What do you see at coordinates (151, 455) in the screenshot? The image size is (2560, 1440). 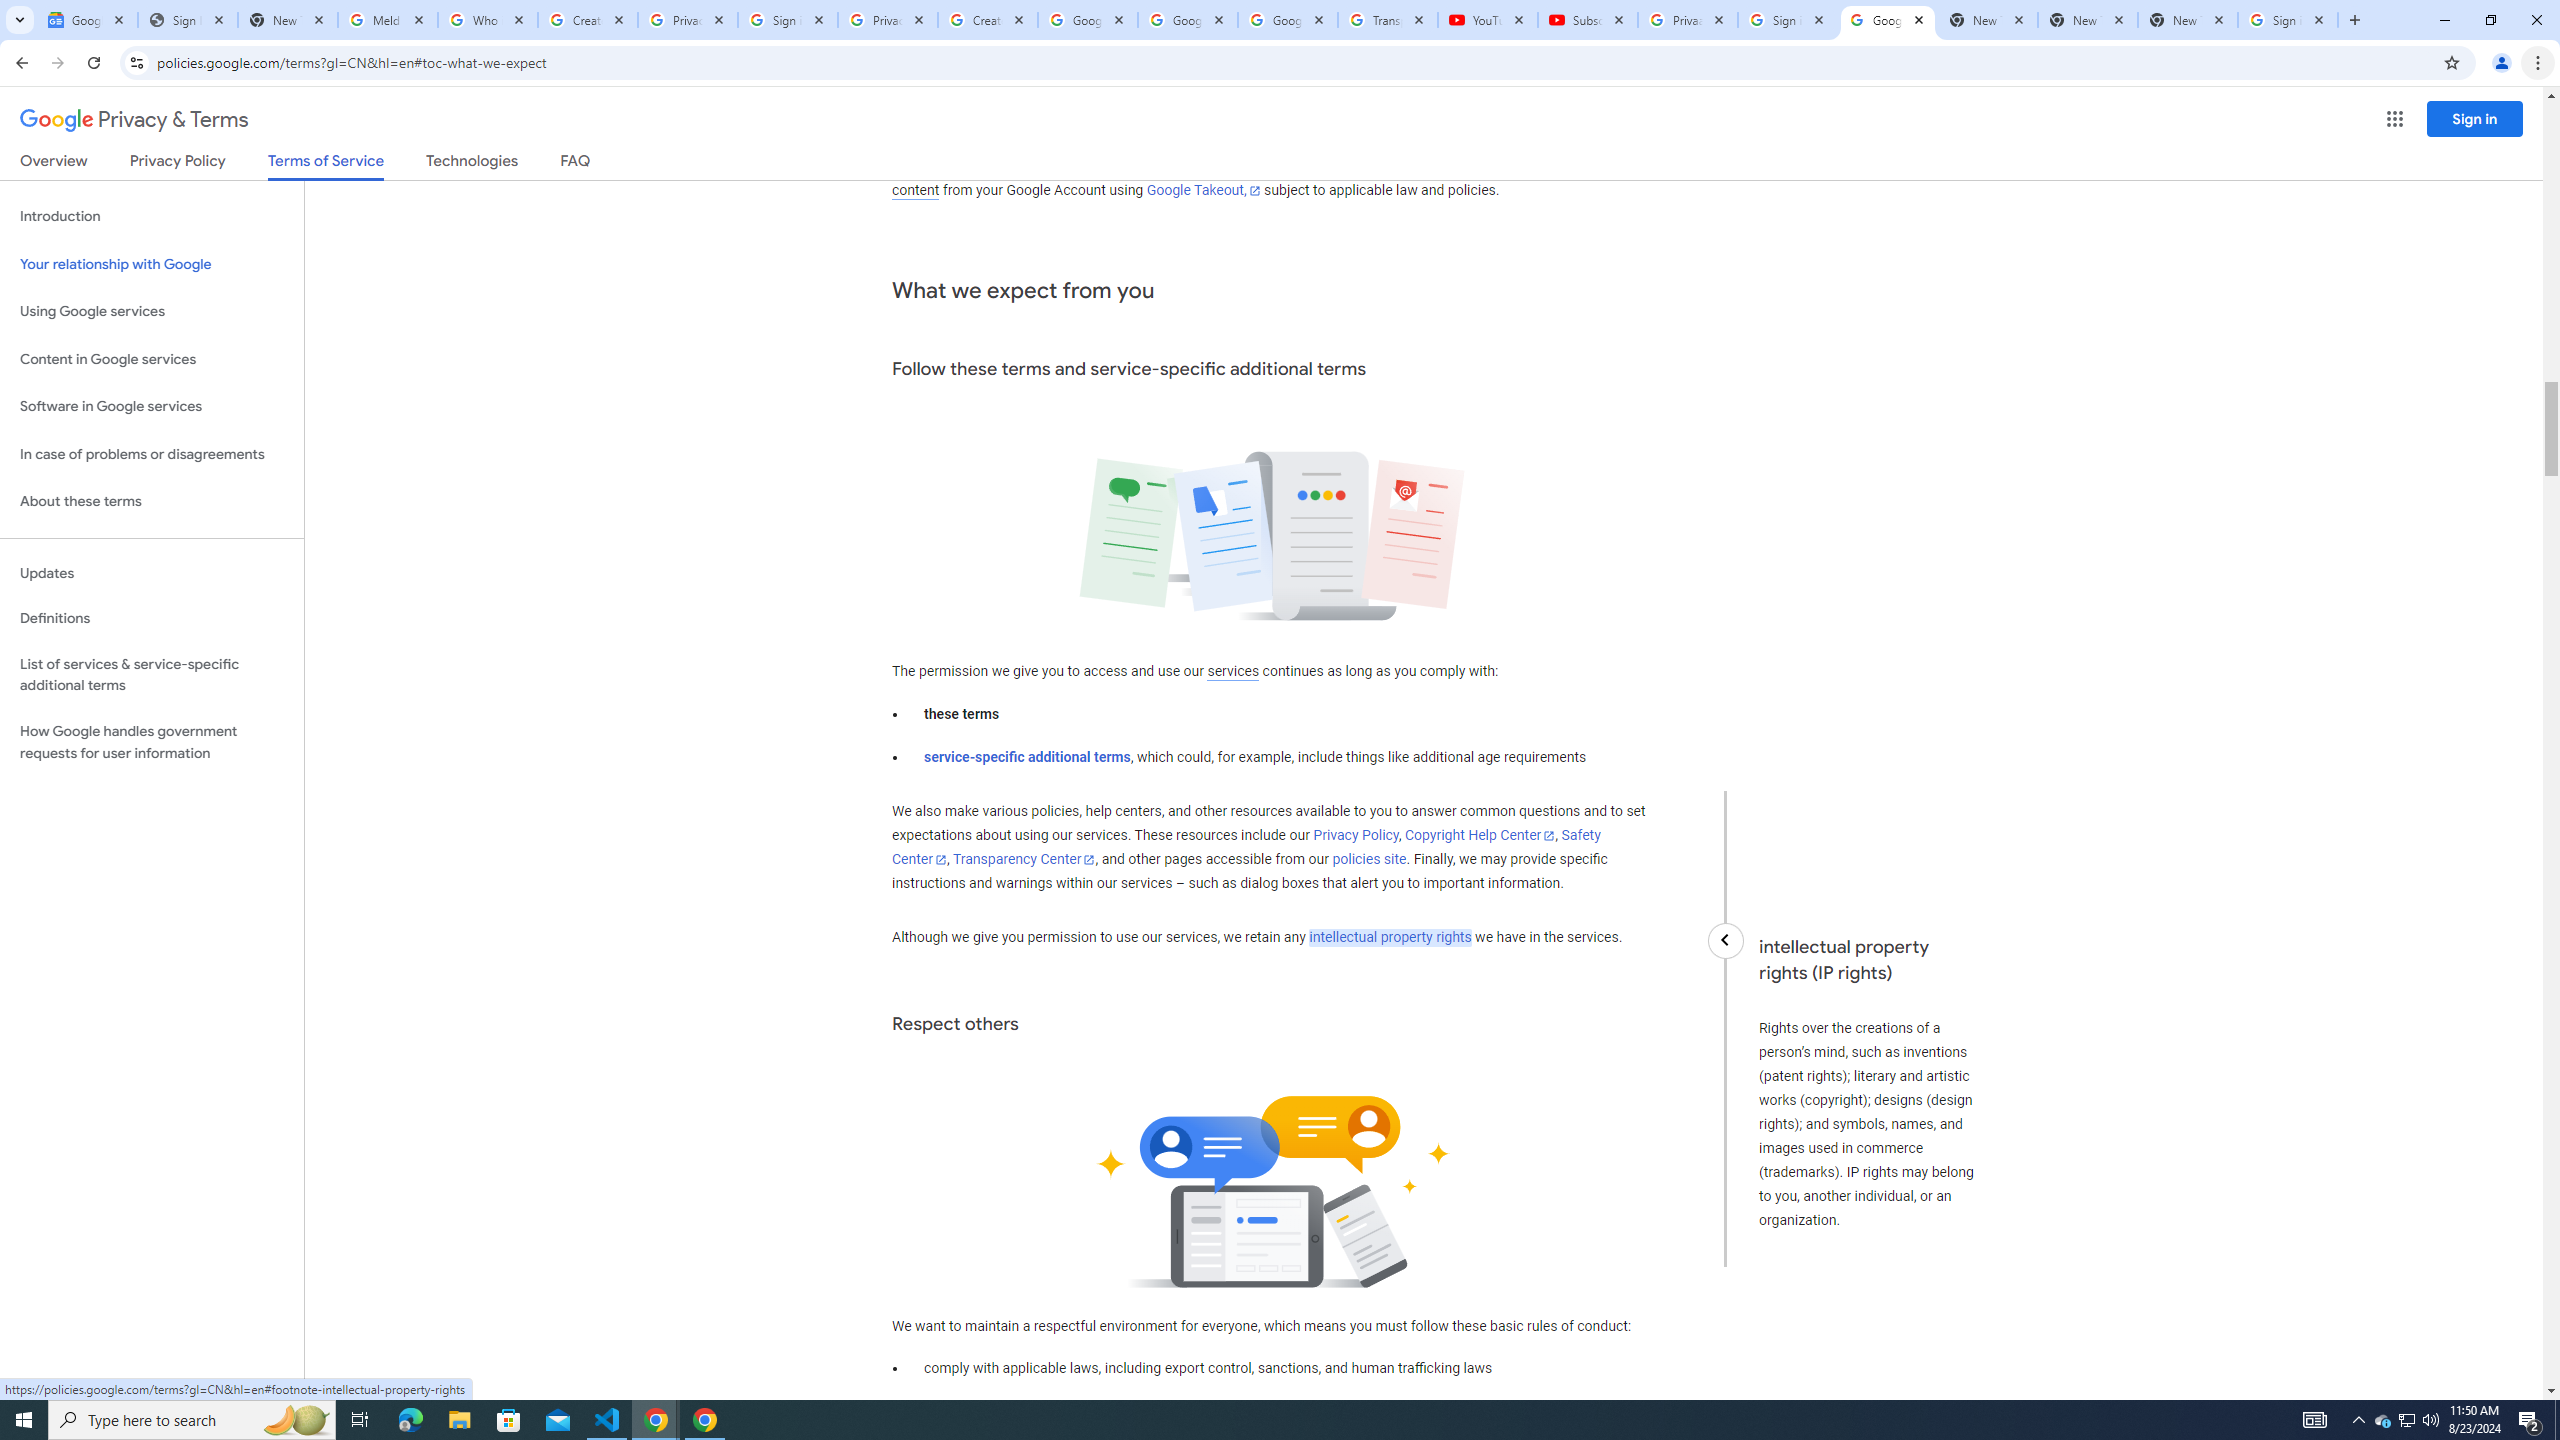 I see `'In case of problems or disagreements'` at bounding box center [151, 455].